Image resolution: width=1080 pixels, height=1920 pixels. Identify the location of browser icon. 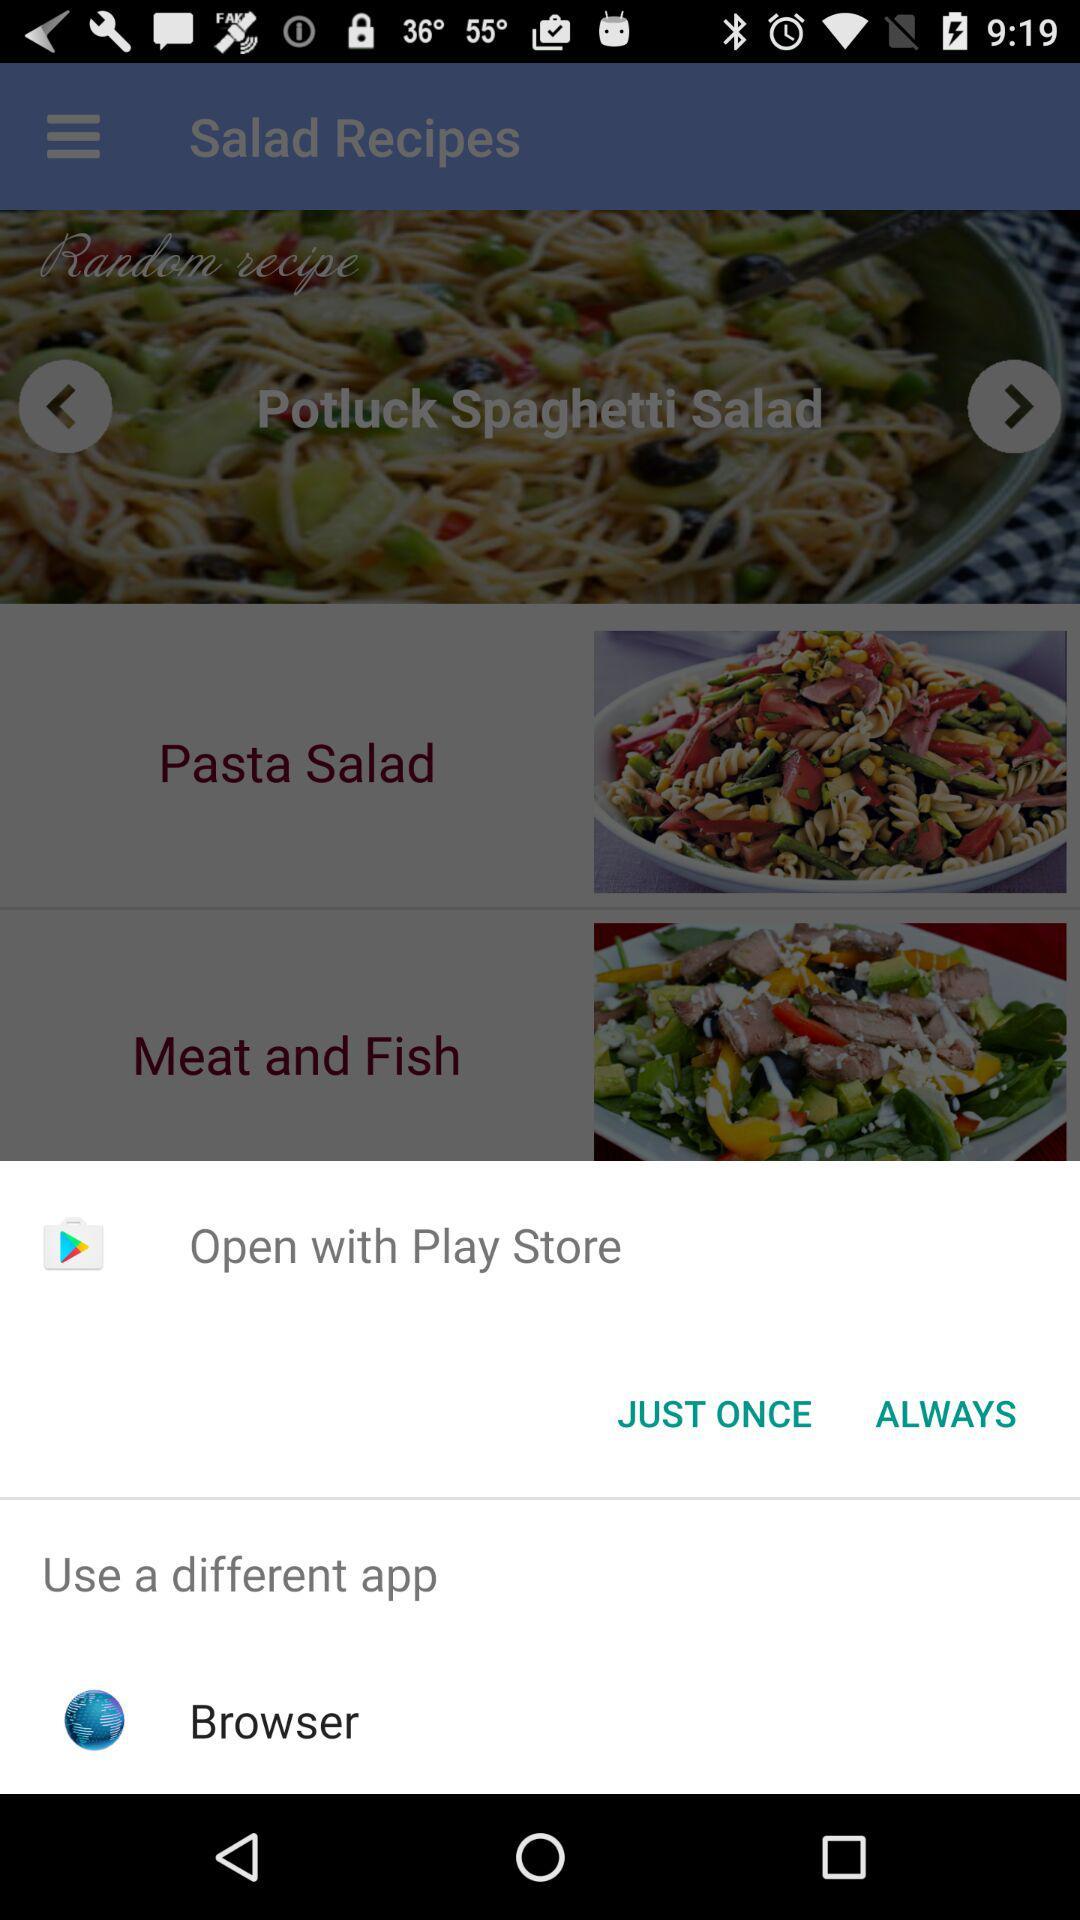
(274, 1719).